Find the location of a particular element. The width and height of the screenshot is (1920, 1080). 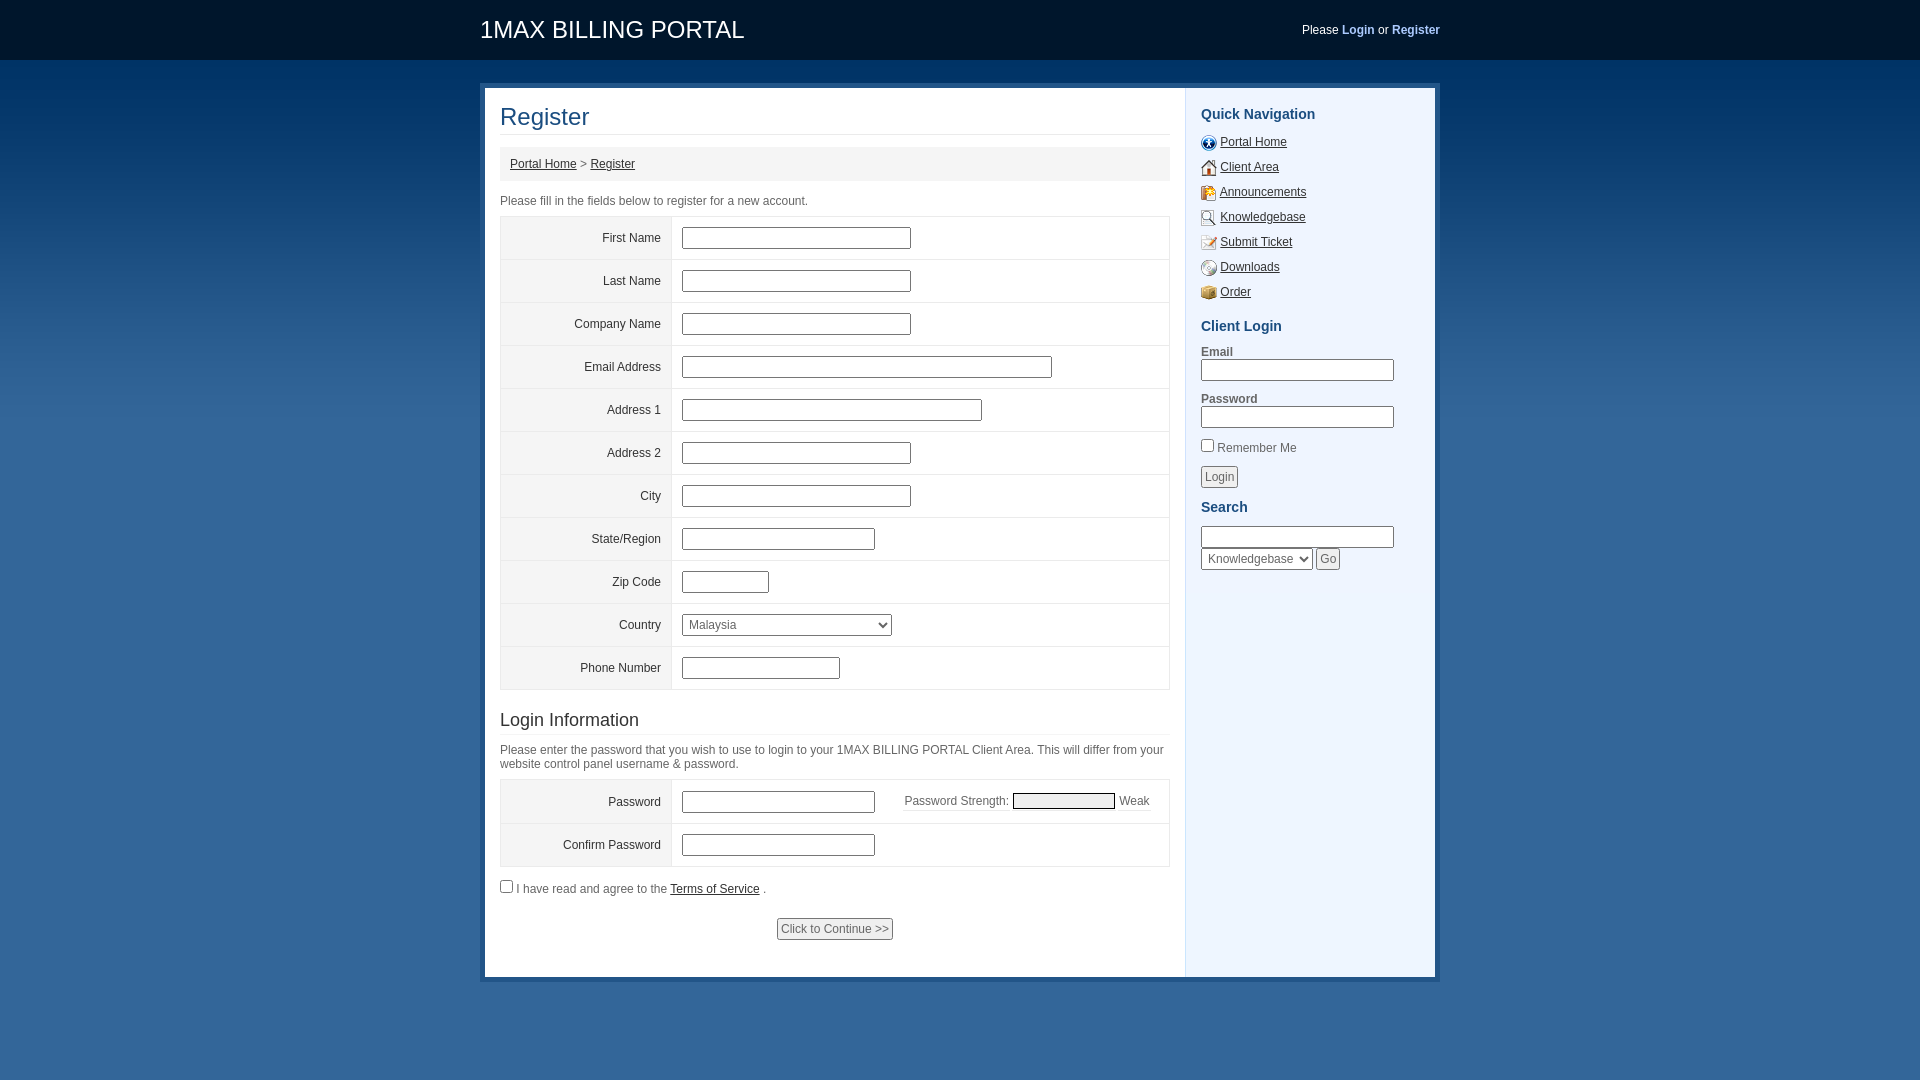

'Portal Home' is located at coordinates (543, 163).